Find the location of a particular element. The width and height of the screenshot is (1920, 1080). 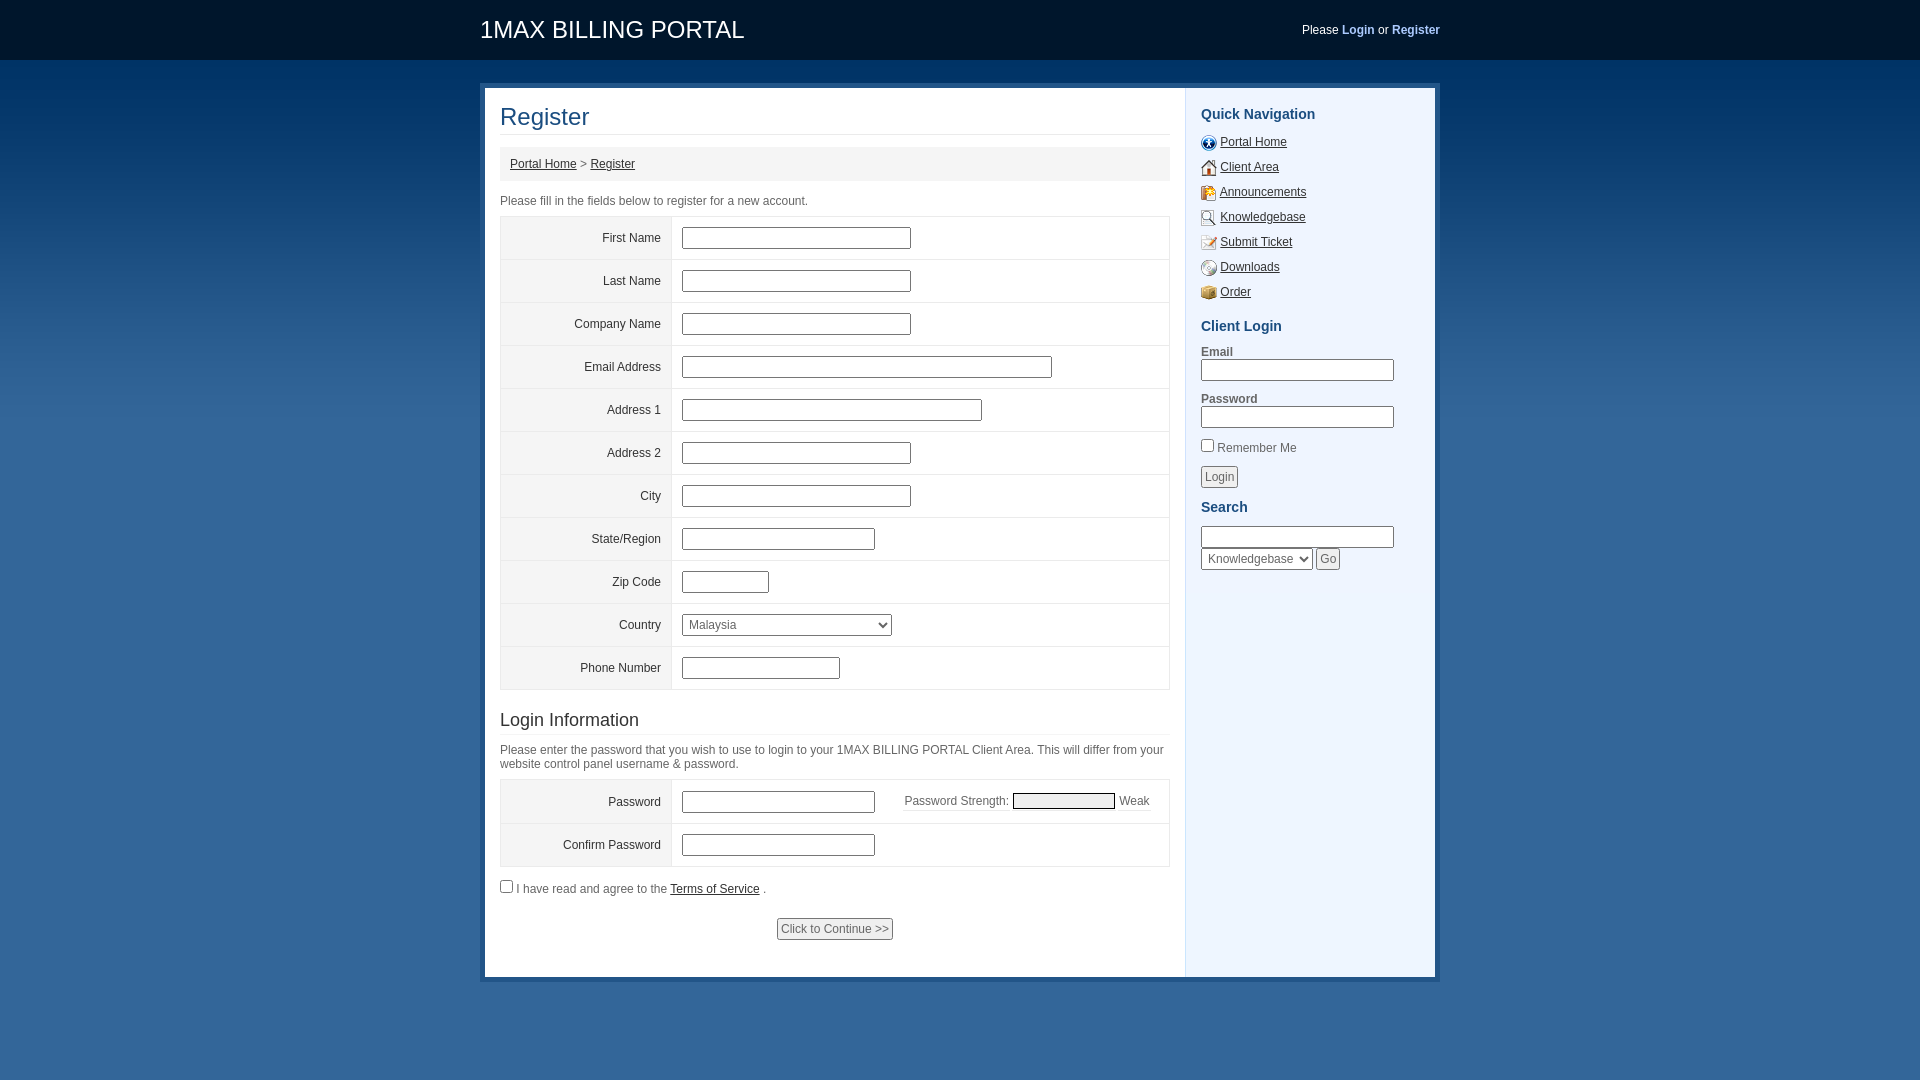

'Portal Home' is located at coordinates (543, 163).